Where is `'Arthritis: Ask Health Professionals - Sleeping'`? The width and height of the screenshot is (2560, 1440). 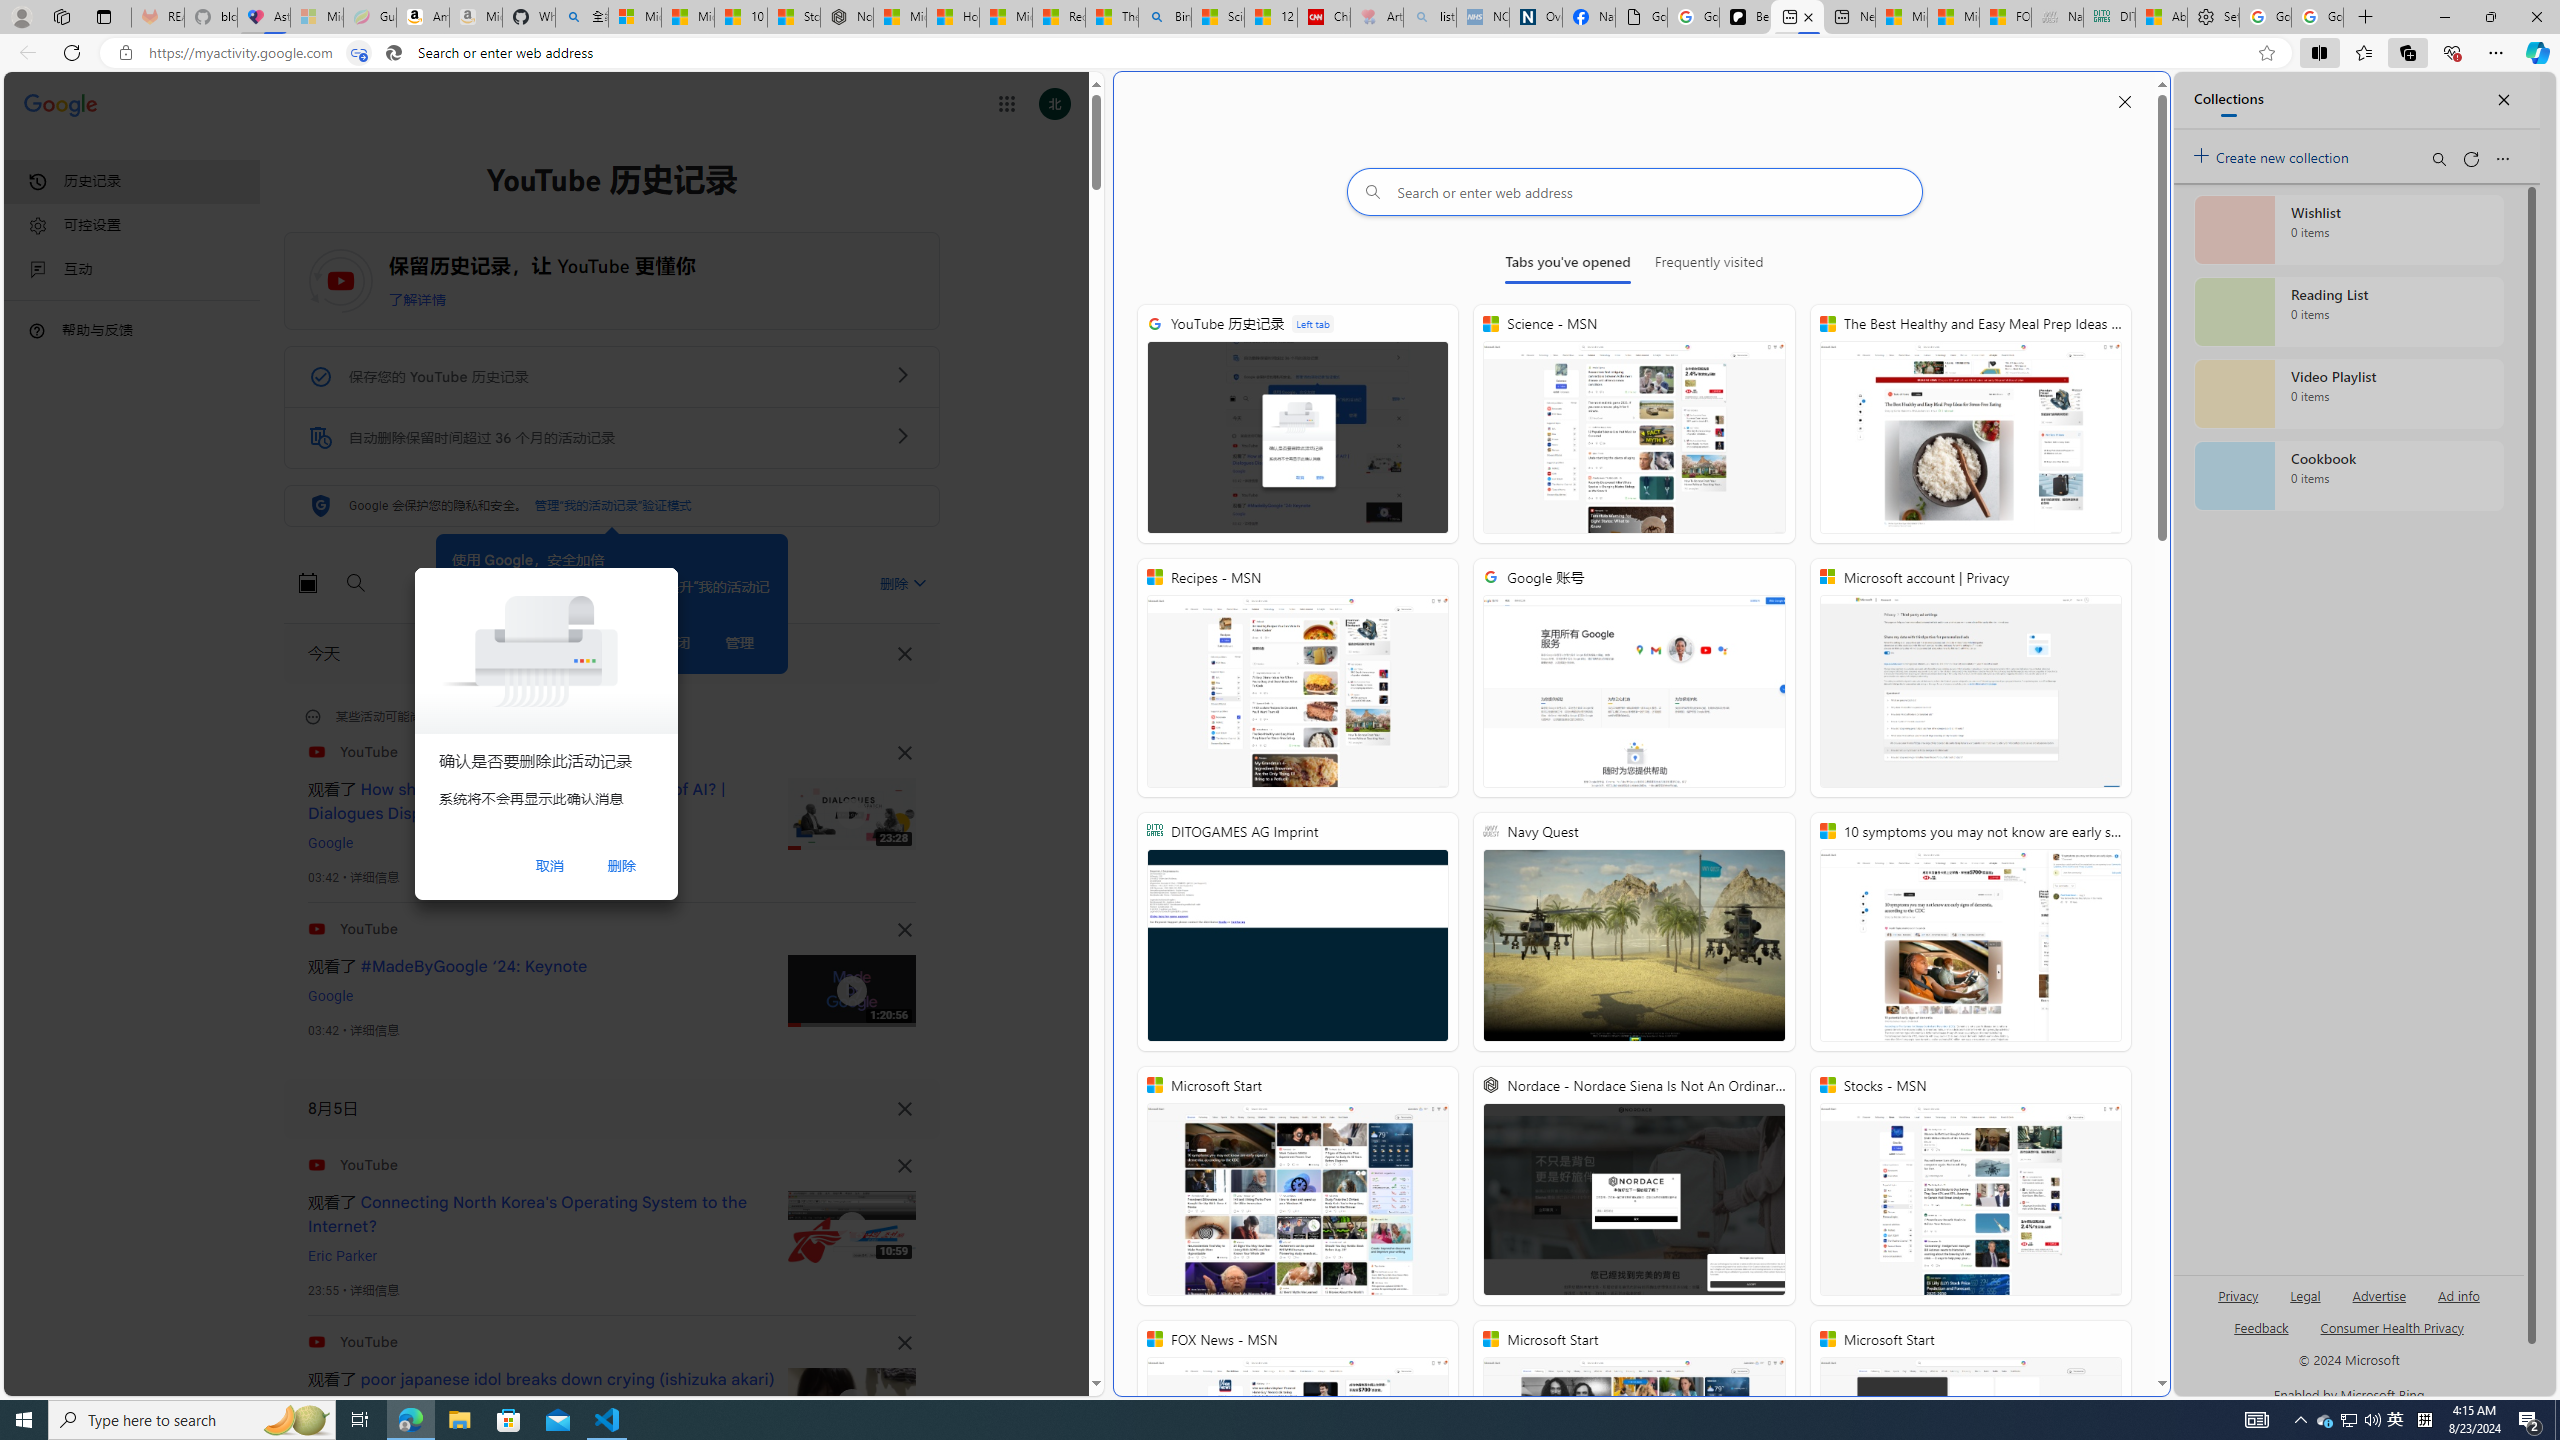
'Arthritis: Ask Health Professionals - Sleeping' is located at coordinates (1377, 16).